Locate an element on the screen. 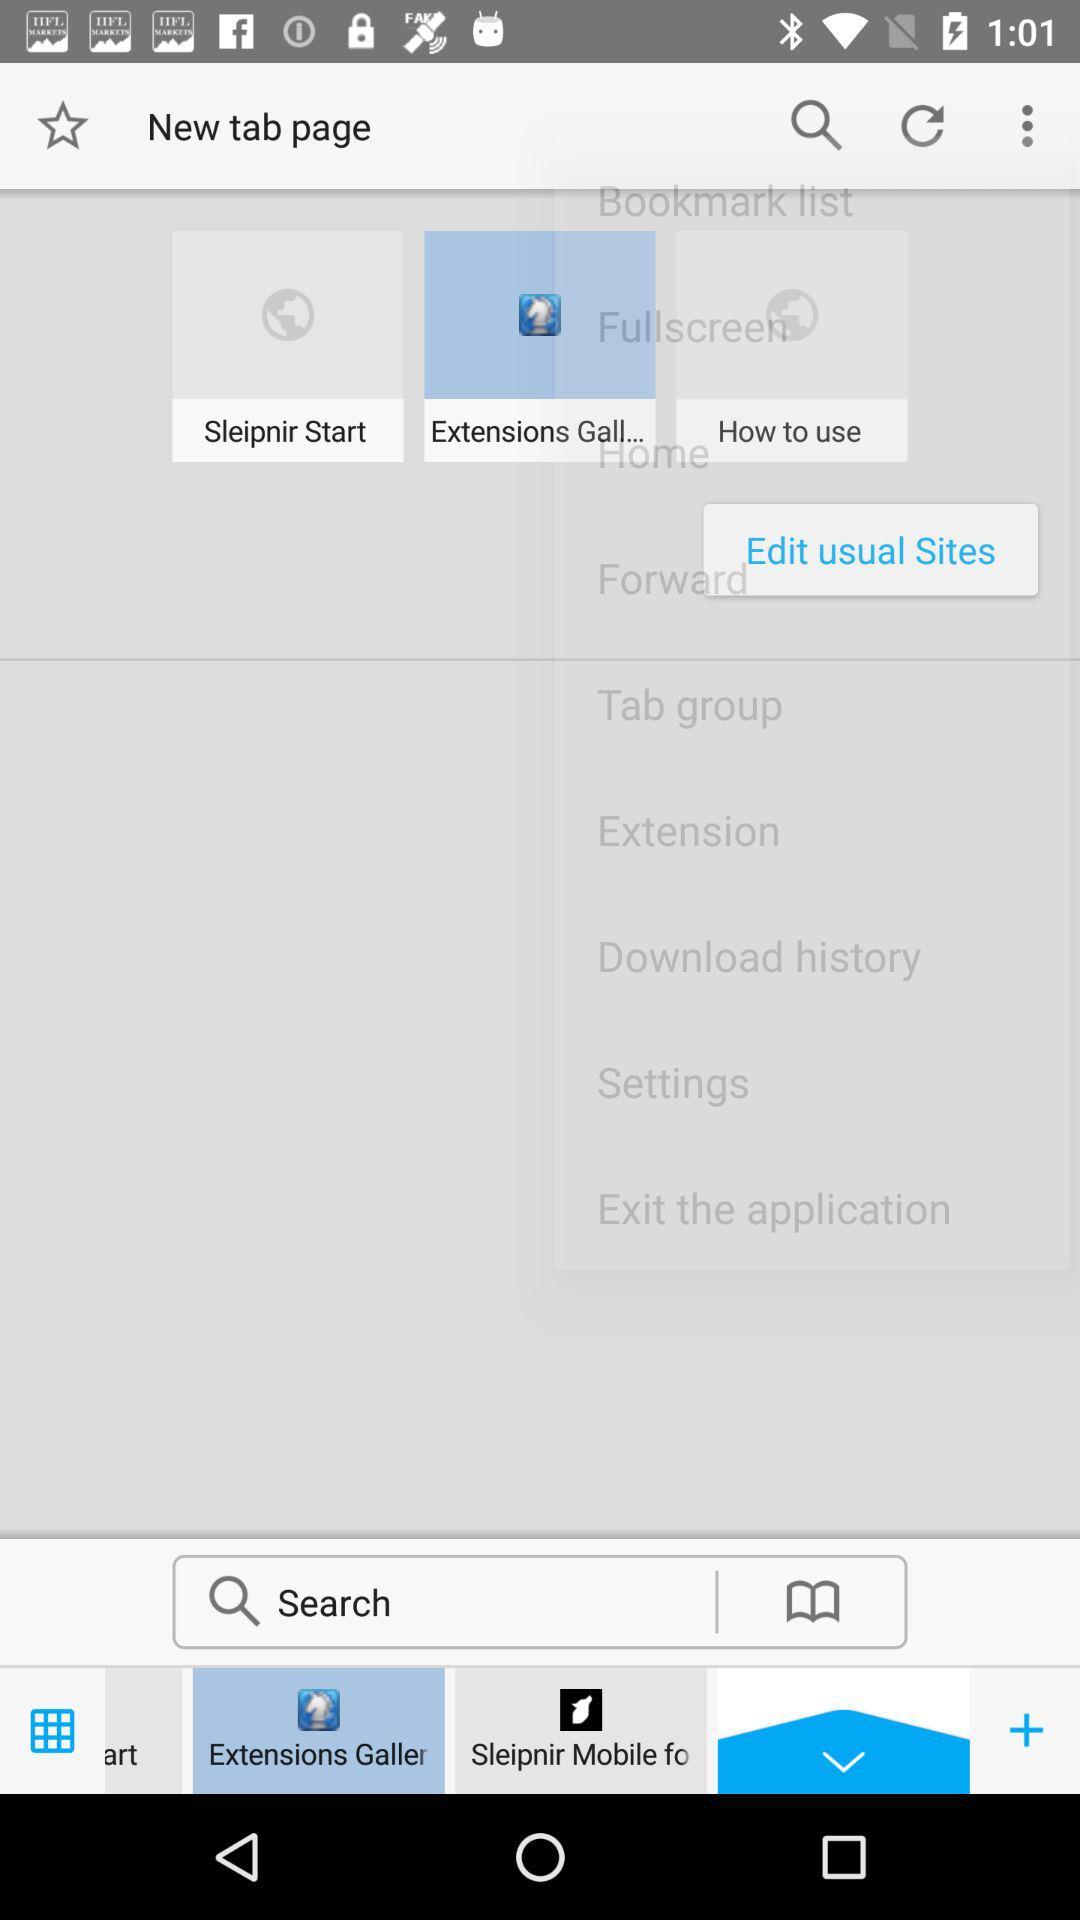 The image size is (1080, 1920). the drop down button left to  at right corner bottom is located at coordinates (844, 1730).